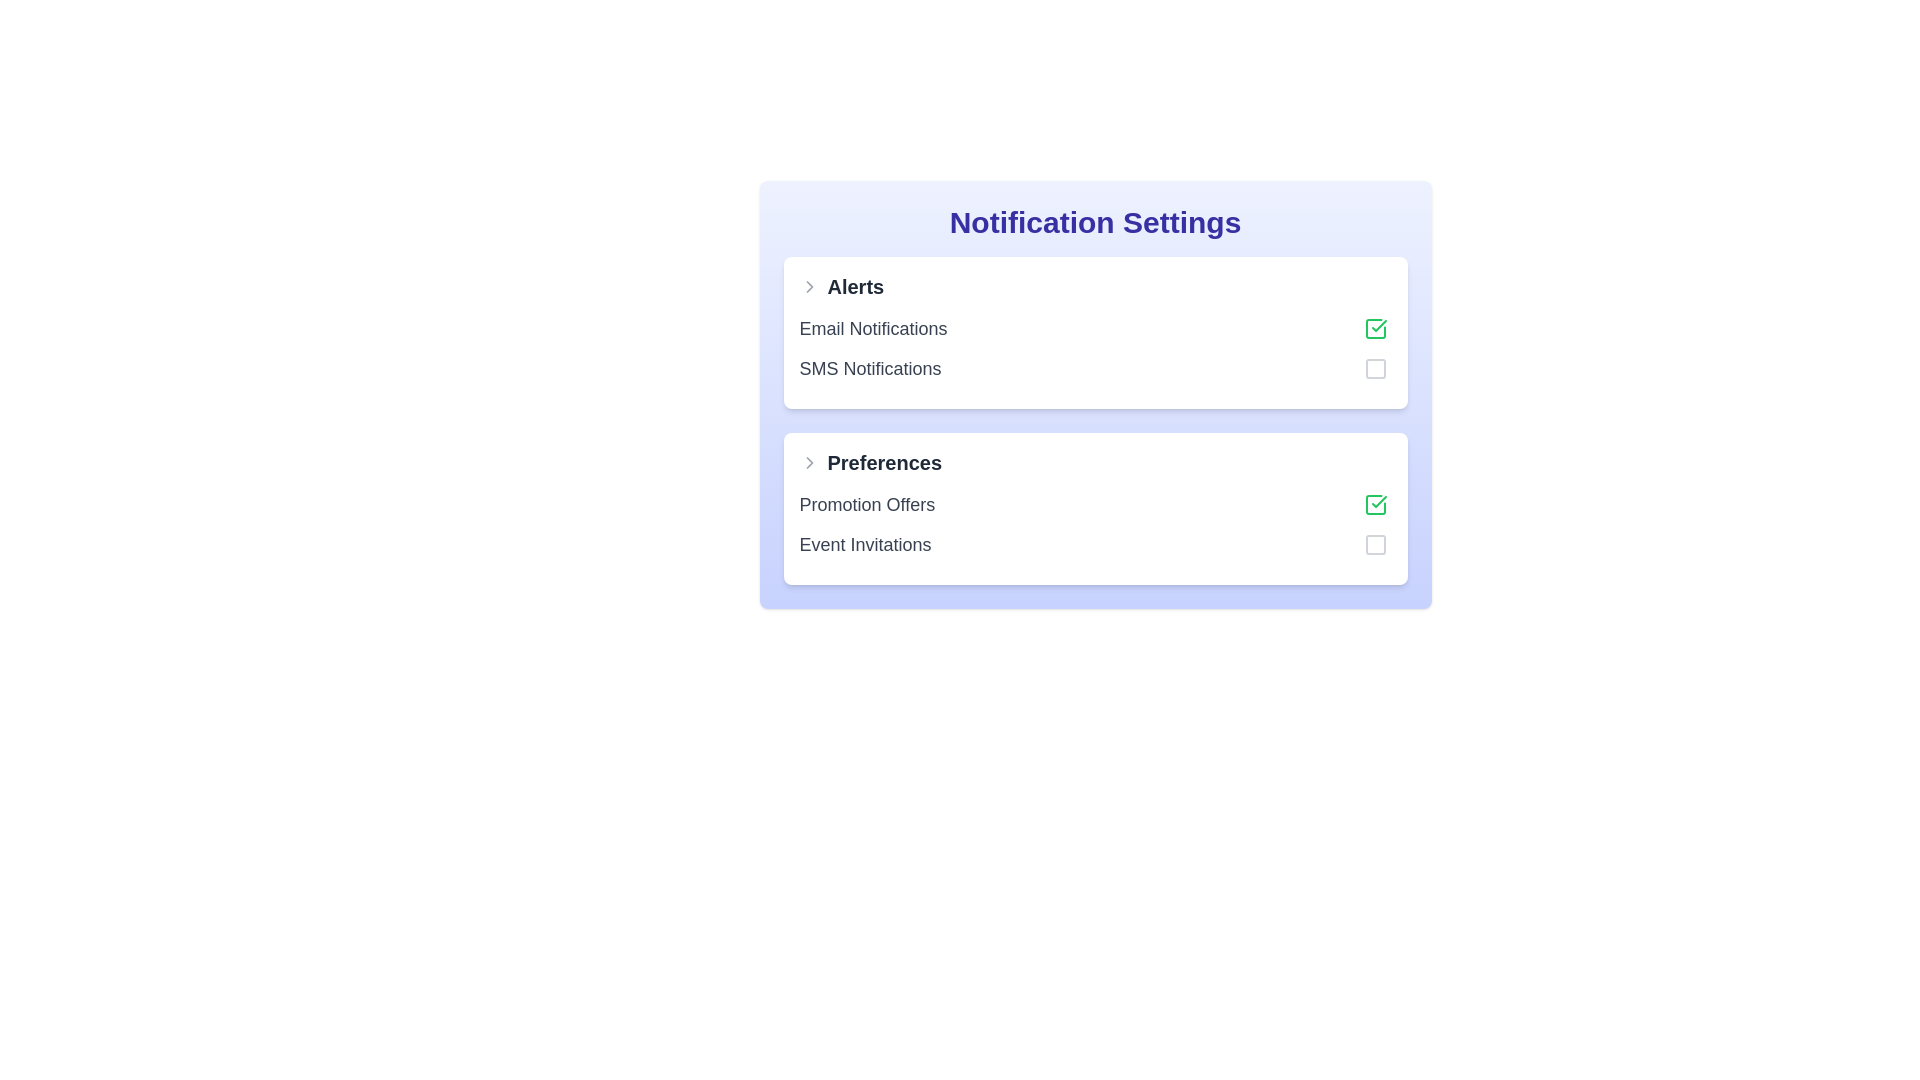 The image size is (1920, 1080). I want to click on the right-facing chevron icon next to the 'Alerts' heading, so click(809, 286).